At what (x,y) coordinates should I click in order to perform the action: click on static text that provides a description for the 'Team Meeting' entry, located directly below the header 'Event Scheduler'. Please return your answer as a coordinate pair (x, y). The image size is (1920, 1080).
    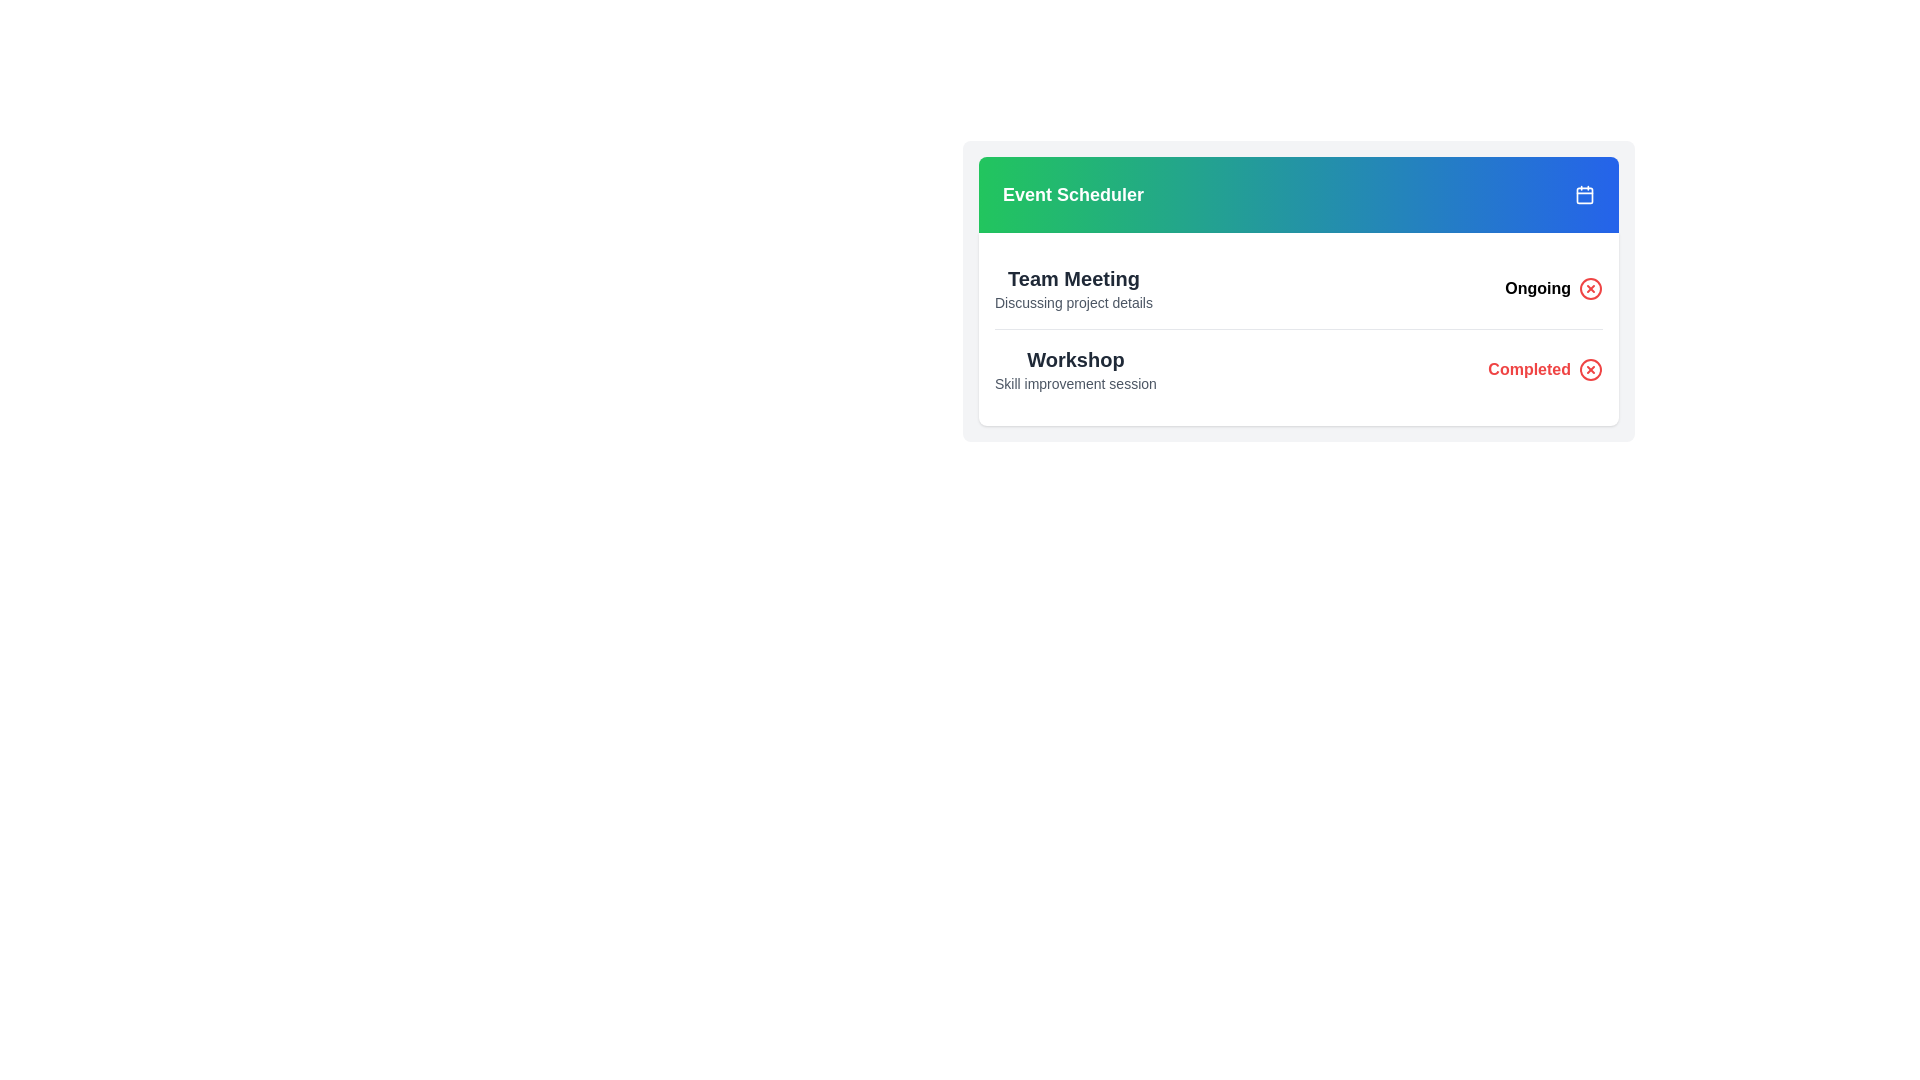
    Looking at the image, I should click on (1073, 303).